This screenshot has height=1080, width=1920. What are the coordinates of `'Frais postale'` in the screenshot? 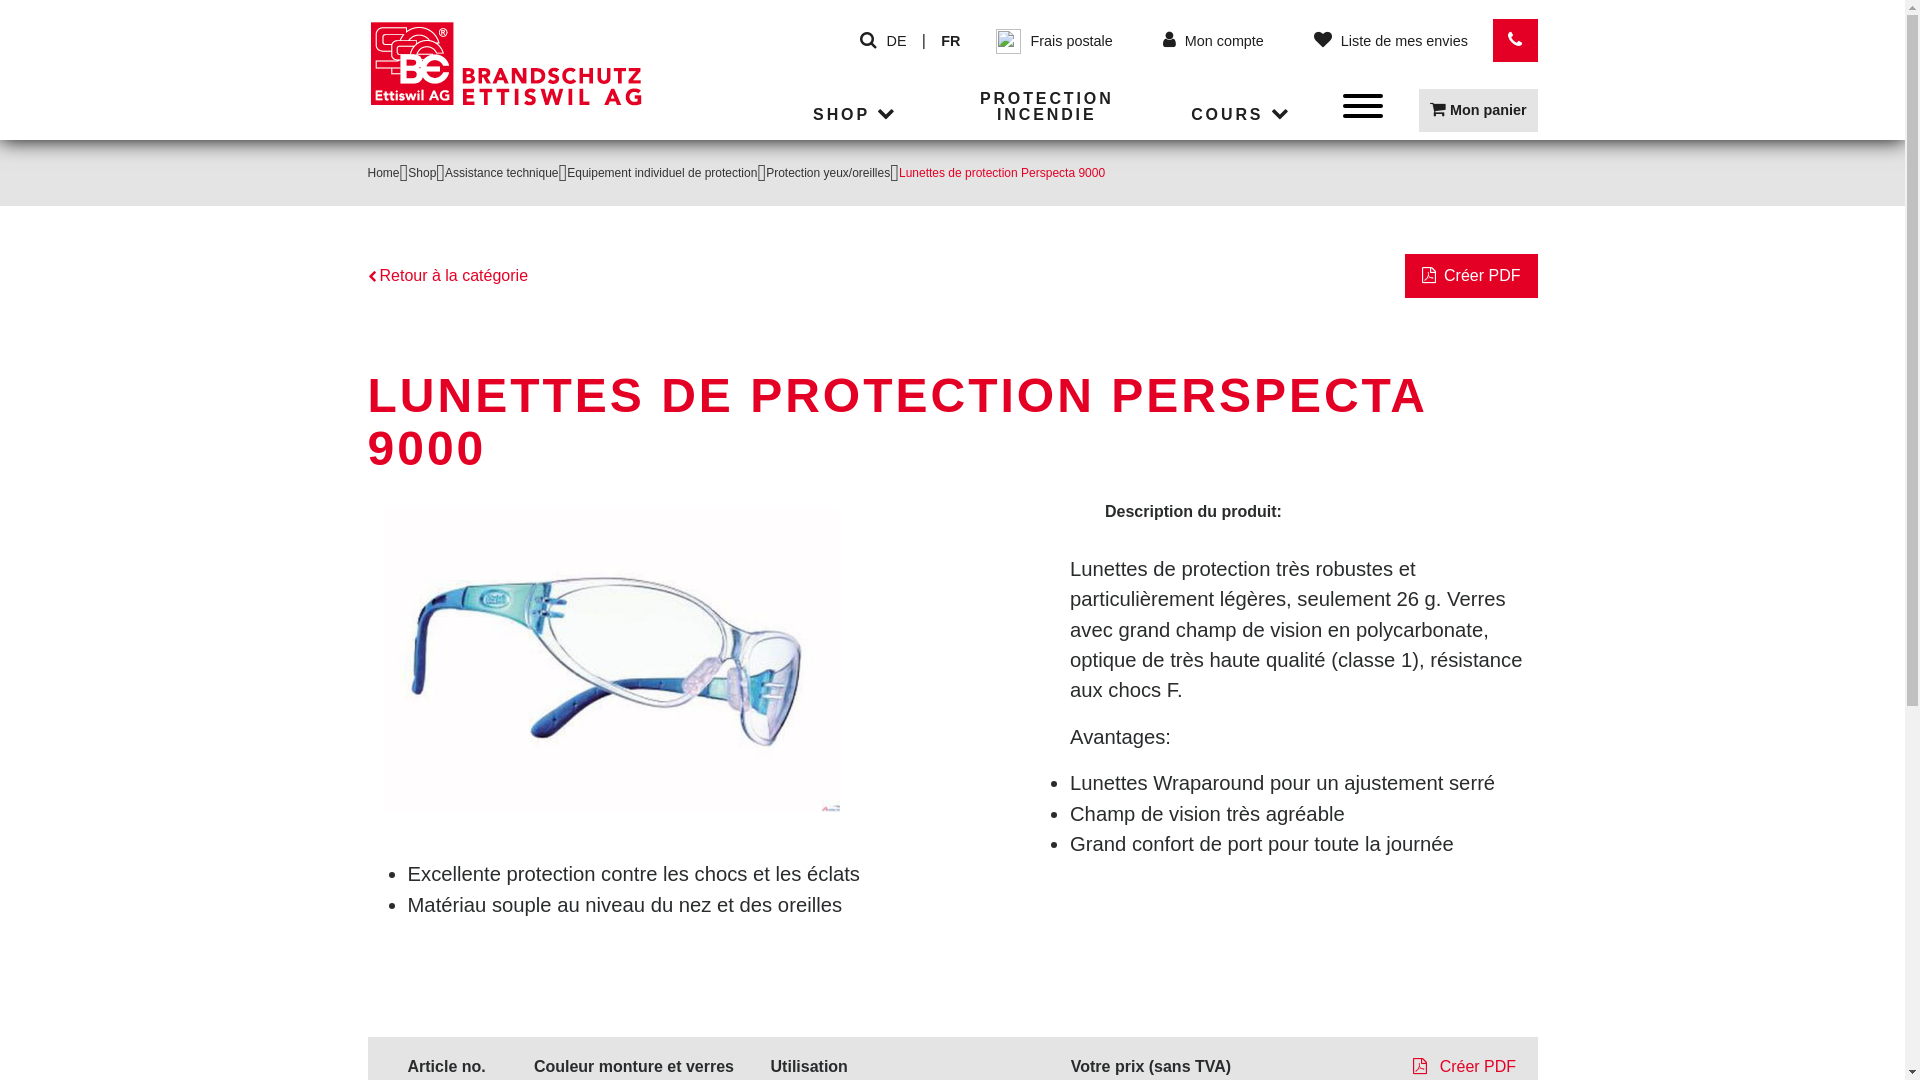 It's located at (985, 39).